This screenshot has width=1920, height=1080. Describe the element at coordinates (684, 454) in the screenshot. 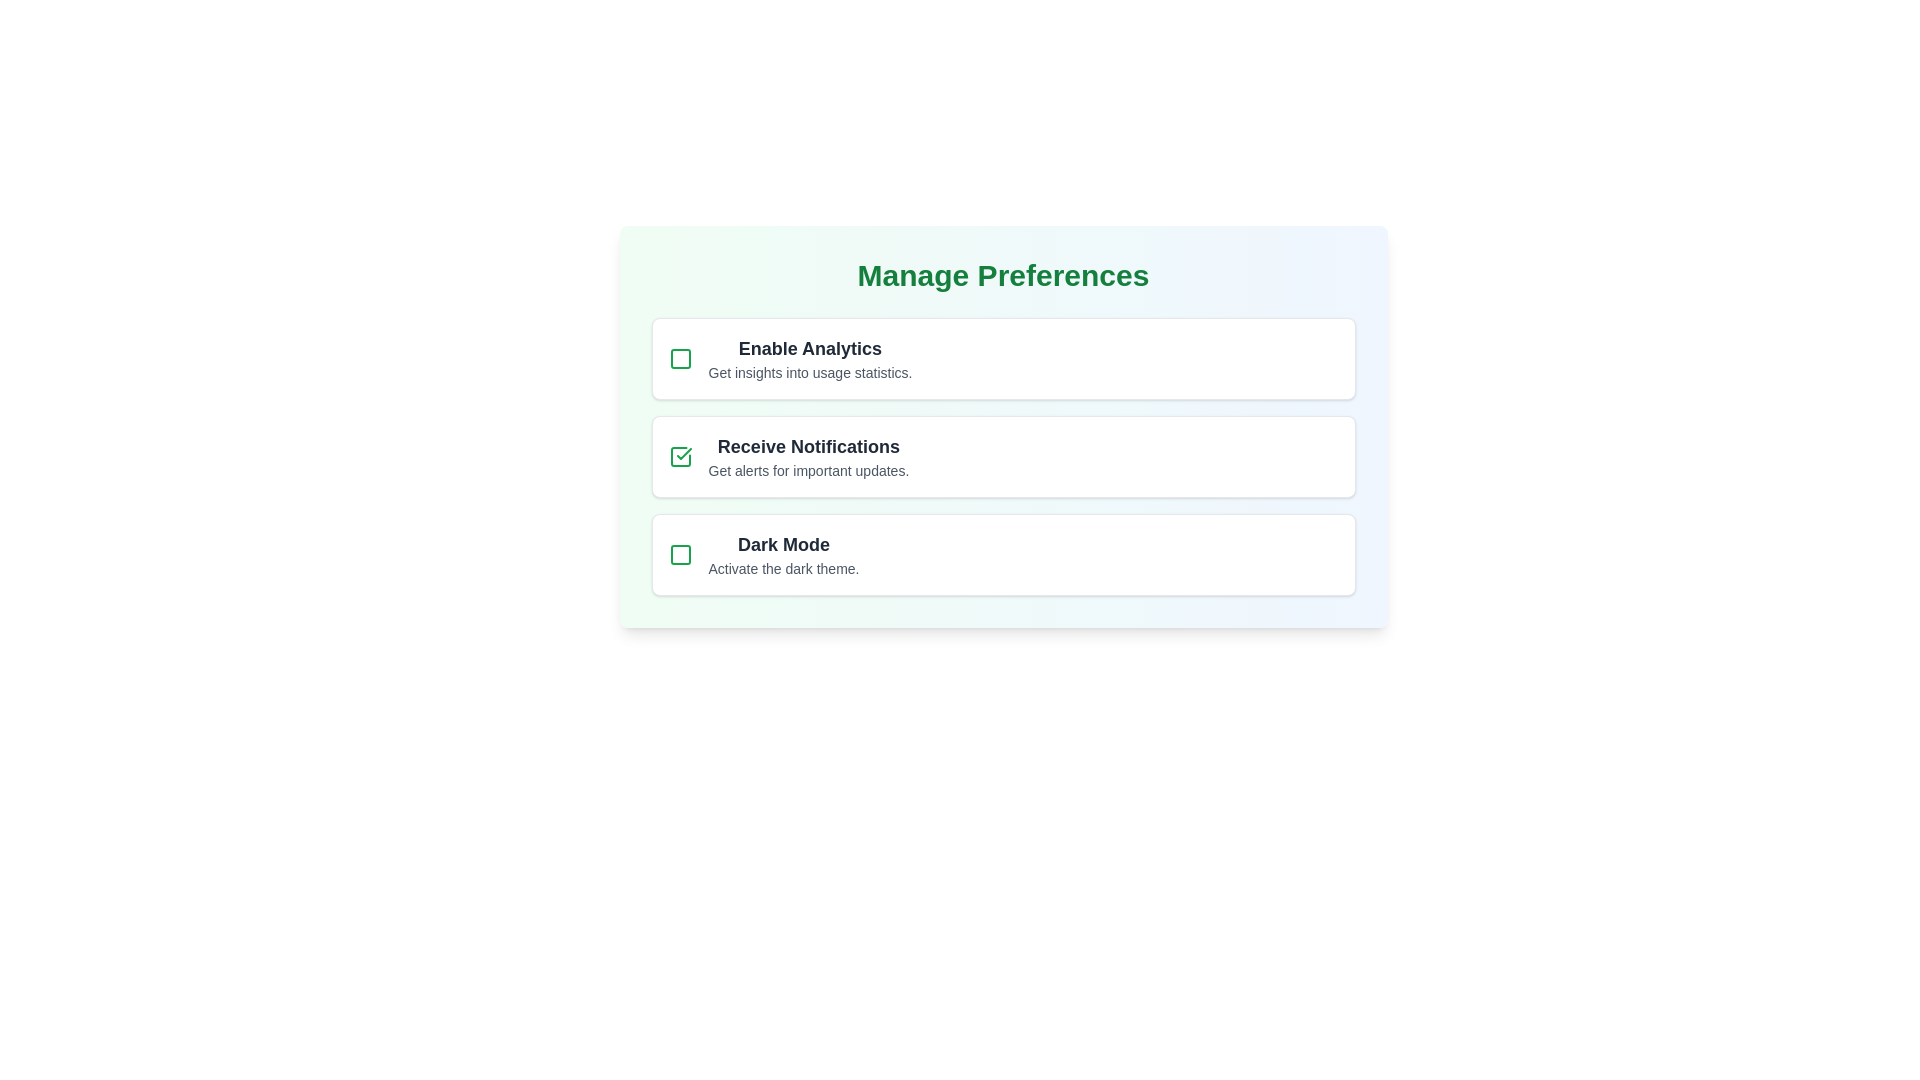

I see `the selected state icon of the 'Receive Notifications' checkbox, which is the second option in the list` at that location.